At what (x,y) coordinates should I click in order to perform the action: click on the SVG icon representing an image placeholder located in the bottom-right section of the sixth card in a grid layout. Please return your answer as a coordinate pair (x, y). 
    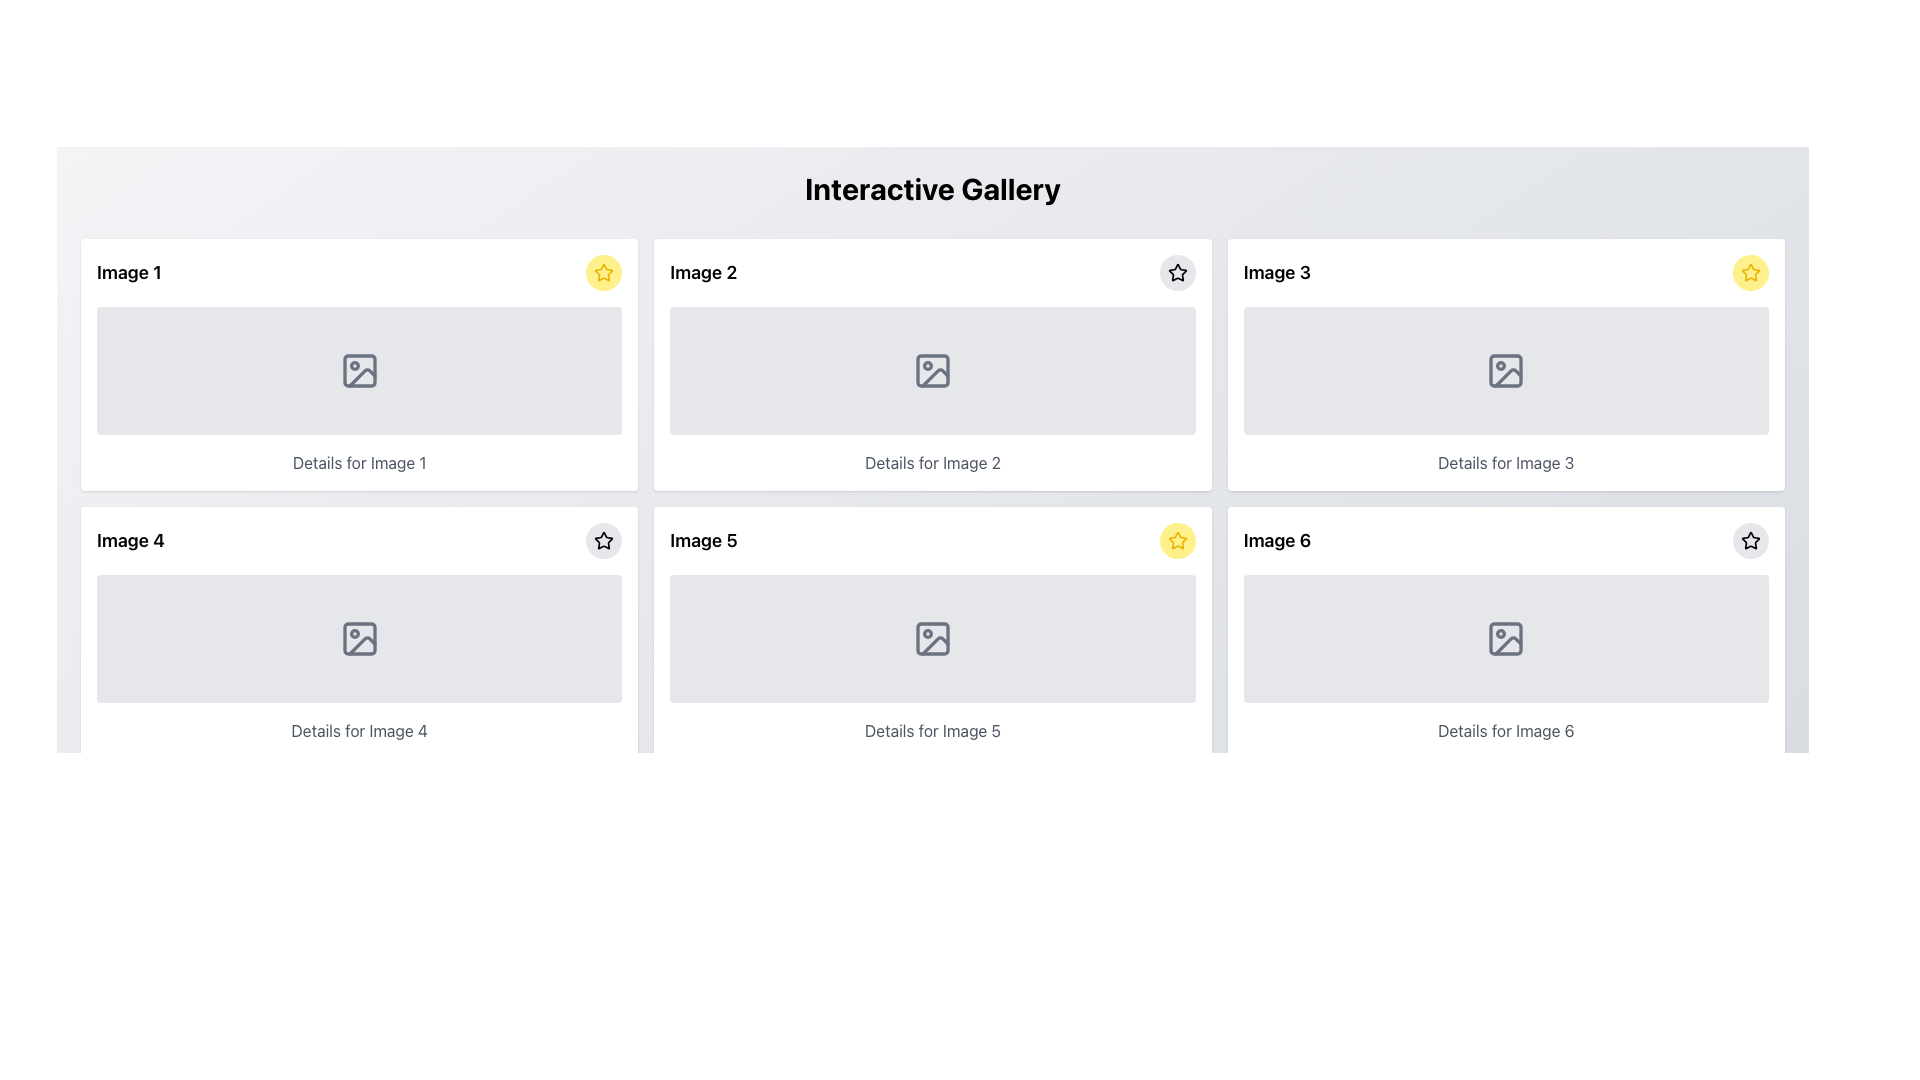
    Looking at the image, I should click on (1506, 639).